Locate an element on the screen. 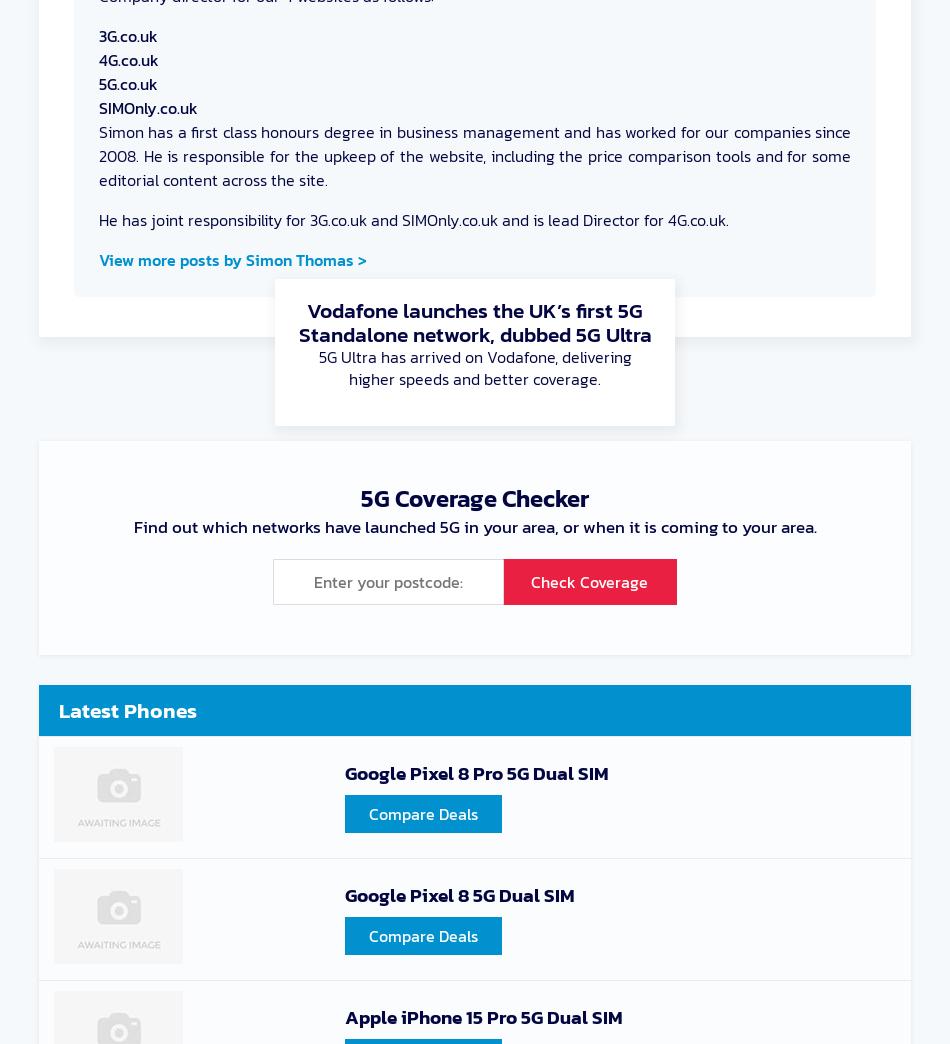 This screenshot has height=1044, width=950. '5G.co.uk' is located at coordinates (129, 84).